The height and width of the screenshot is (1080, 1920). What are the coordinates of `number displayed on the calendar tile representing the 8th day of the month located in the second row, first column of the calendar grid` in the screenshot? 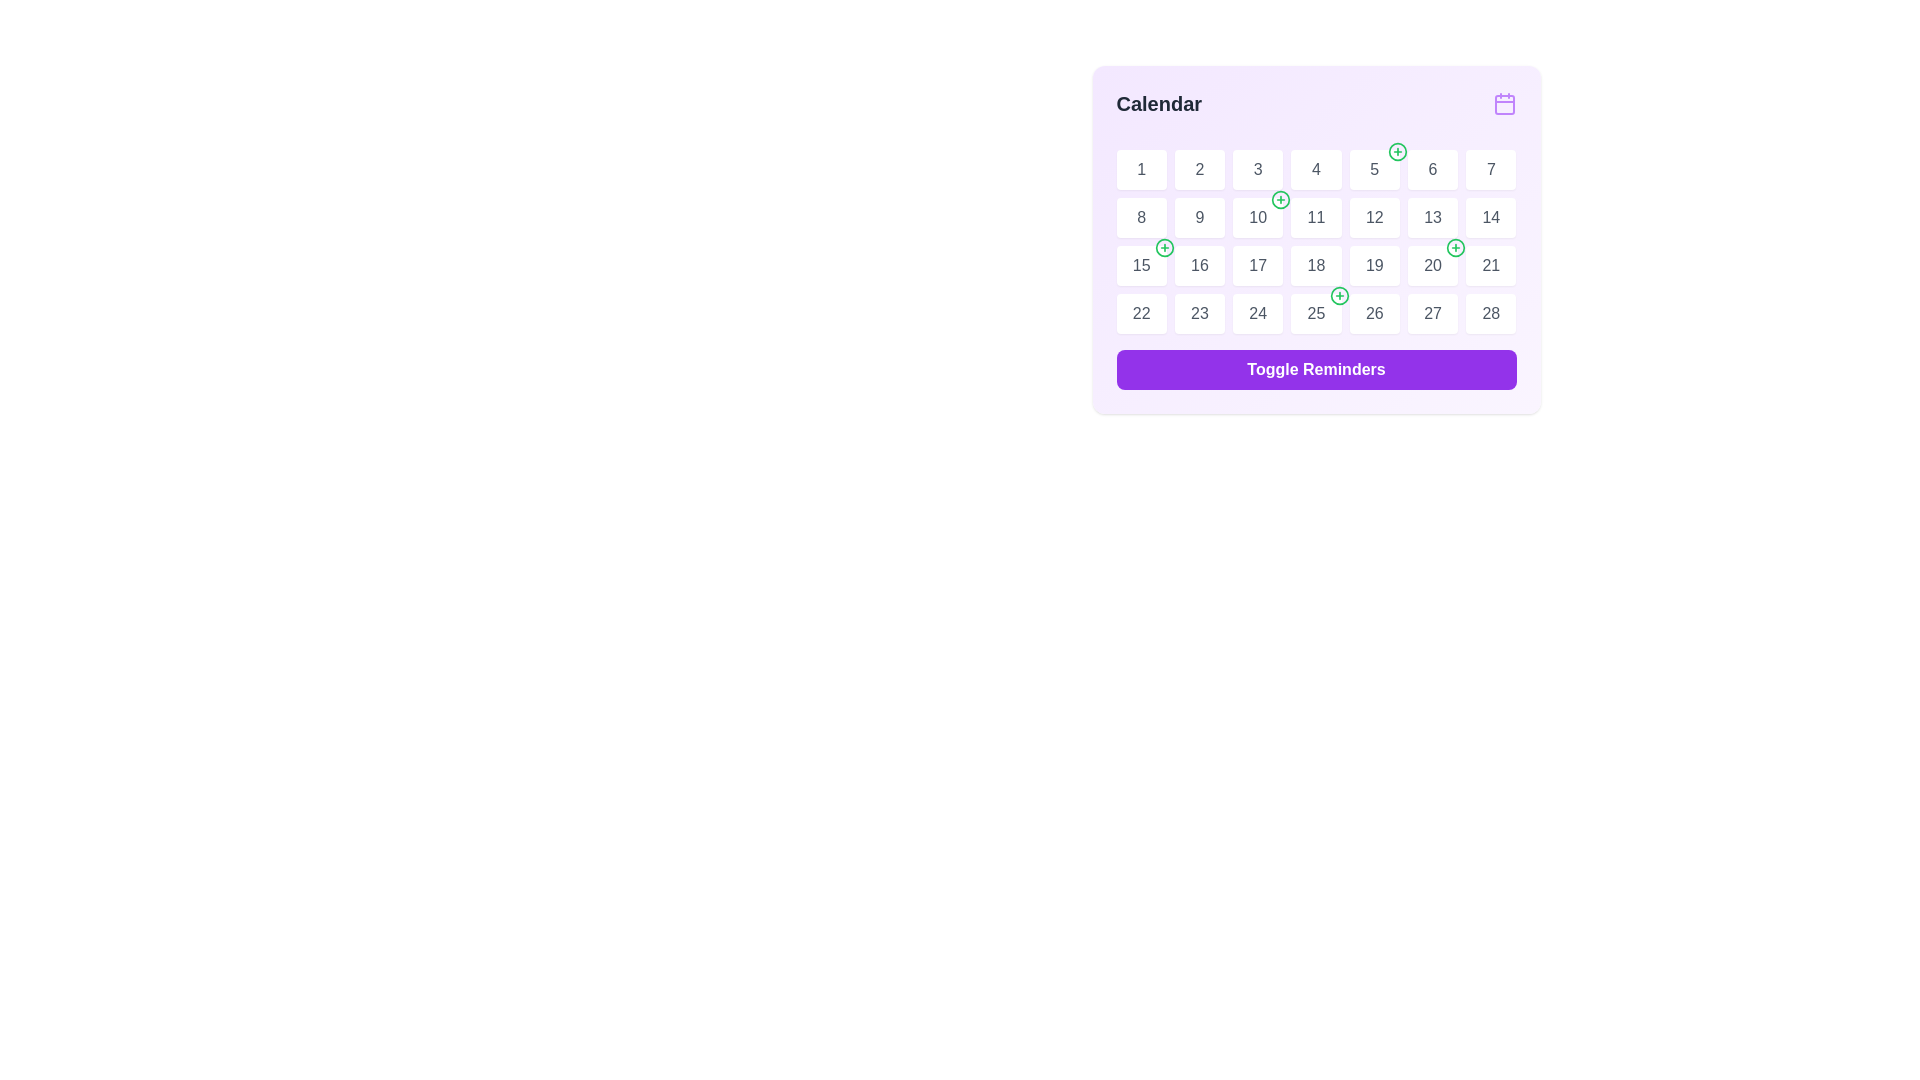 It's located at (1141, 218).